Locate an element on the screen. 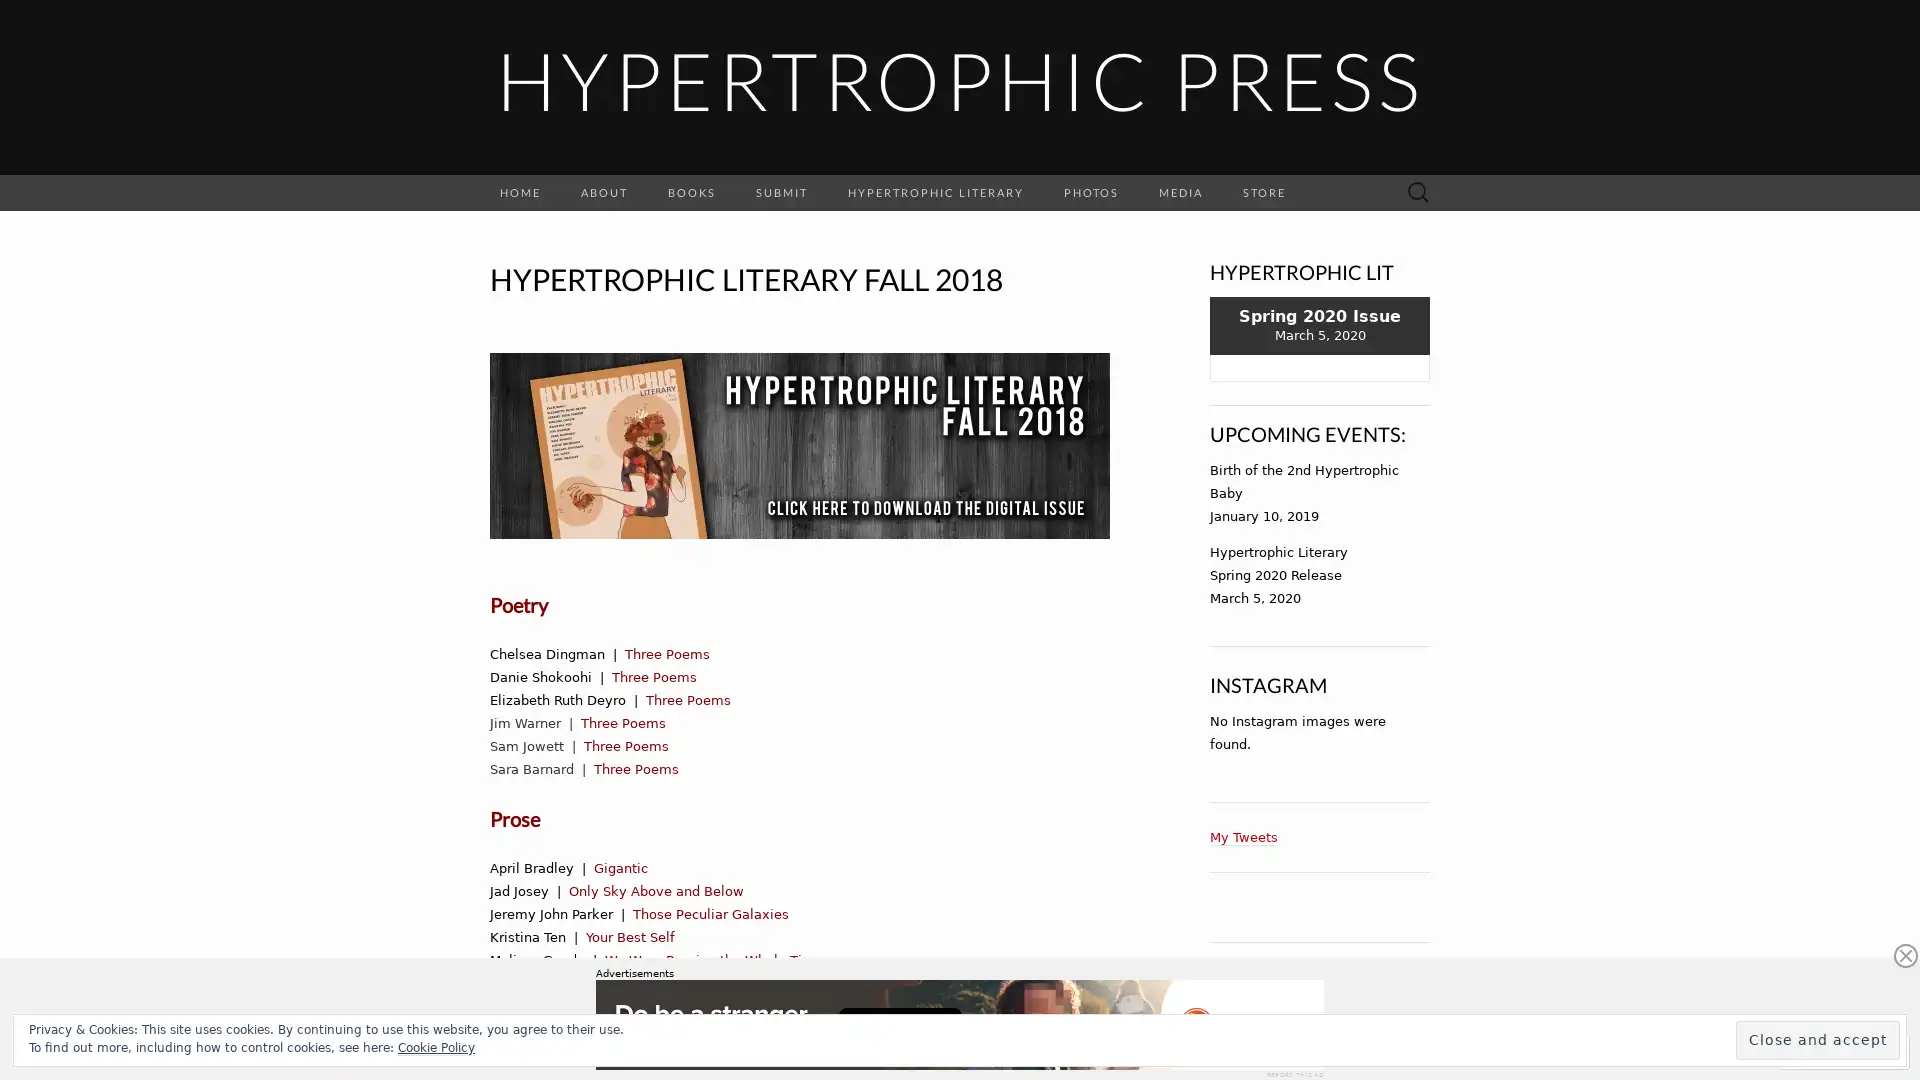  Close and accept is located at coordinates (1818, 1039).